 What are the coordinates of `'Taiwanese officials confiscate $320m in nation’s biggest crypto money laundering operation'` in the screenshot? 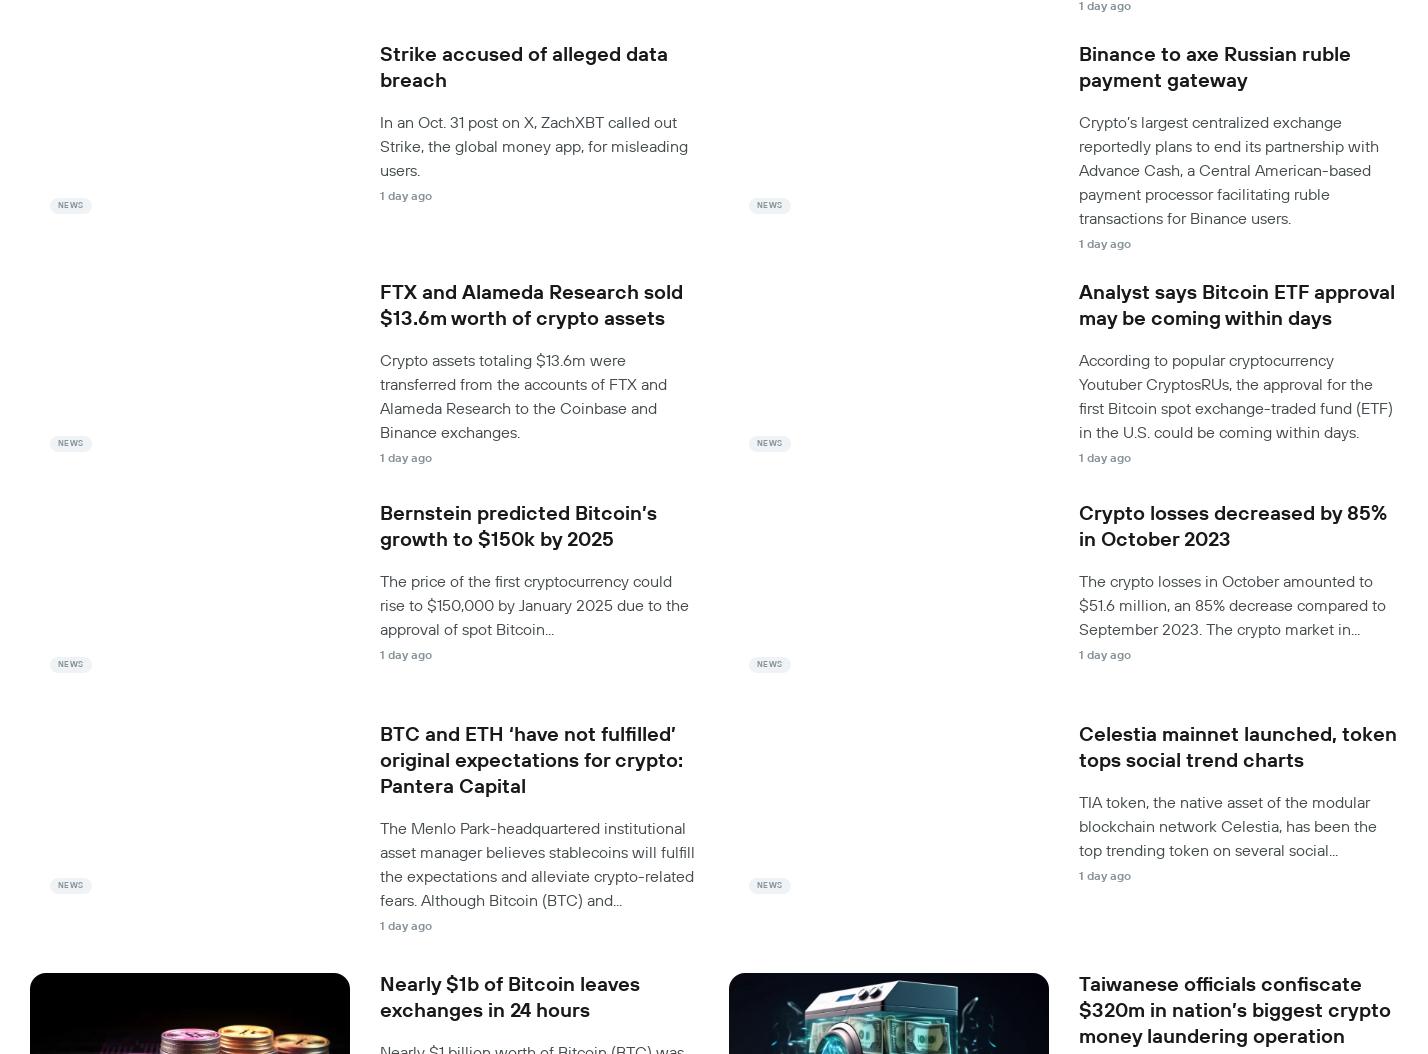 It's located at (1234, 1009).